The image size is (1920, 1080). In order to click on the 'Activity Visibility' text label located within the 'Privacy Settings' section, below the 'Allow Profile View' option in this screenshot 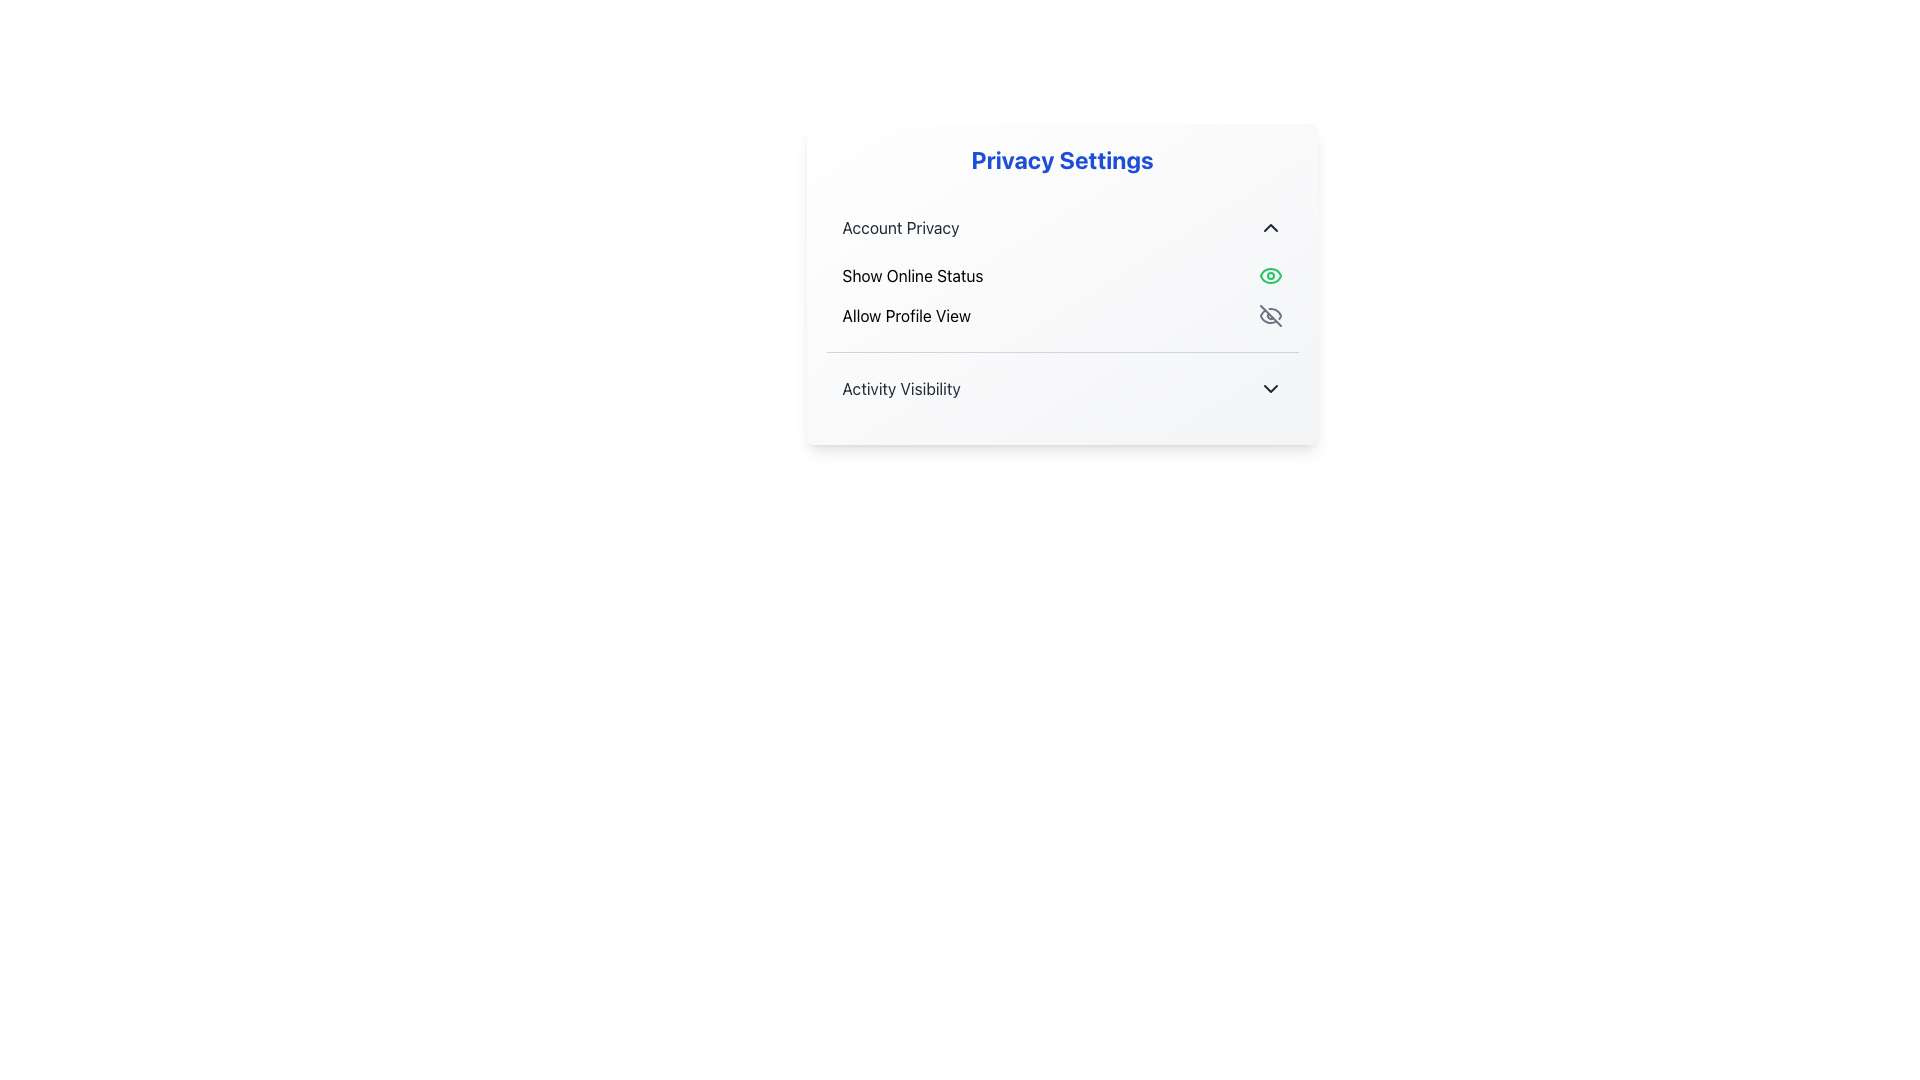, I will do `click(900, 389)`.